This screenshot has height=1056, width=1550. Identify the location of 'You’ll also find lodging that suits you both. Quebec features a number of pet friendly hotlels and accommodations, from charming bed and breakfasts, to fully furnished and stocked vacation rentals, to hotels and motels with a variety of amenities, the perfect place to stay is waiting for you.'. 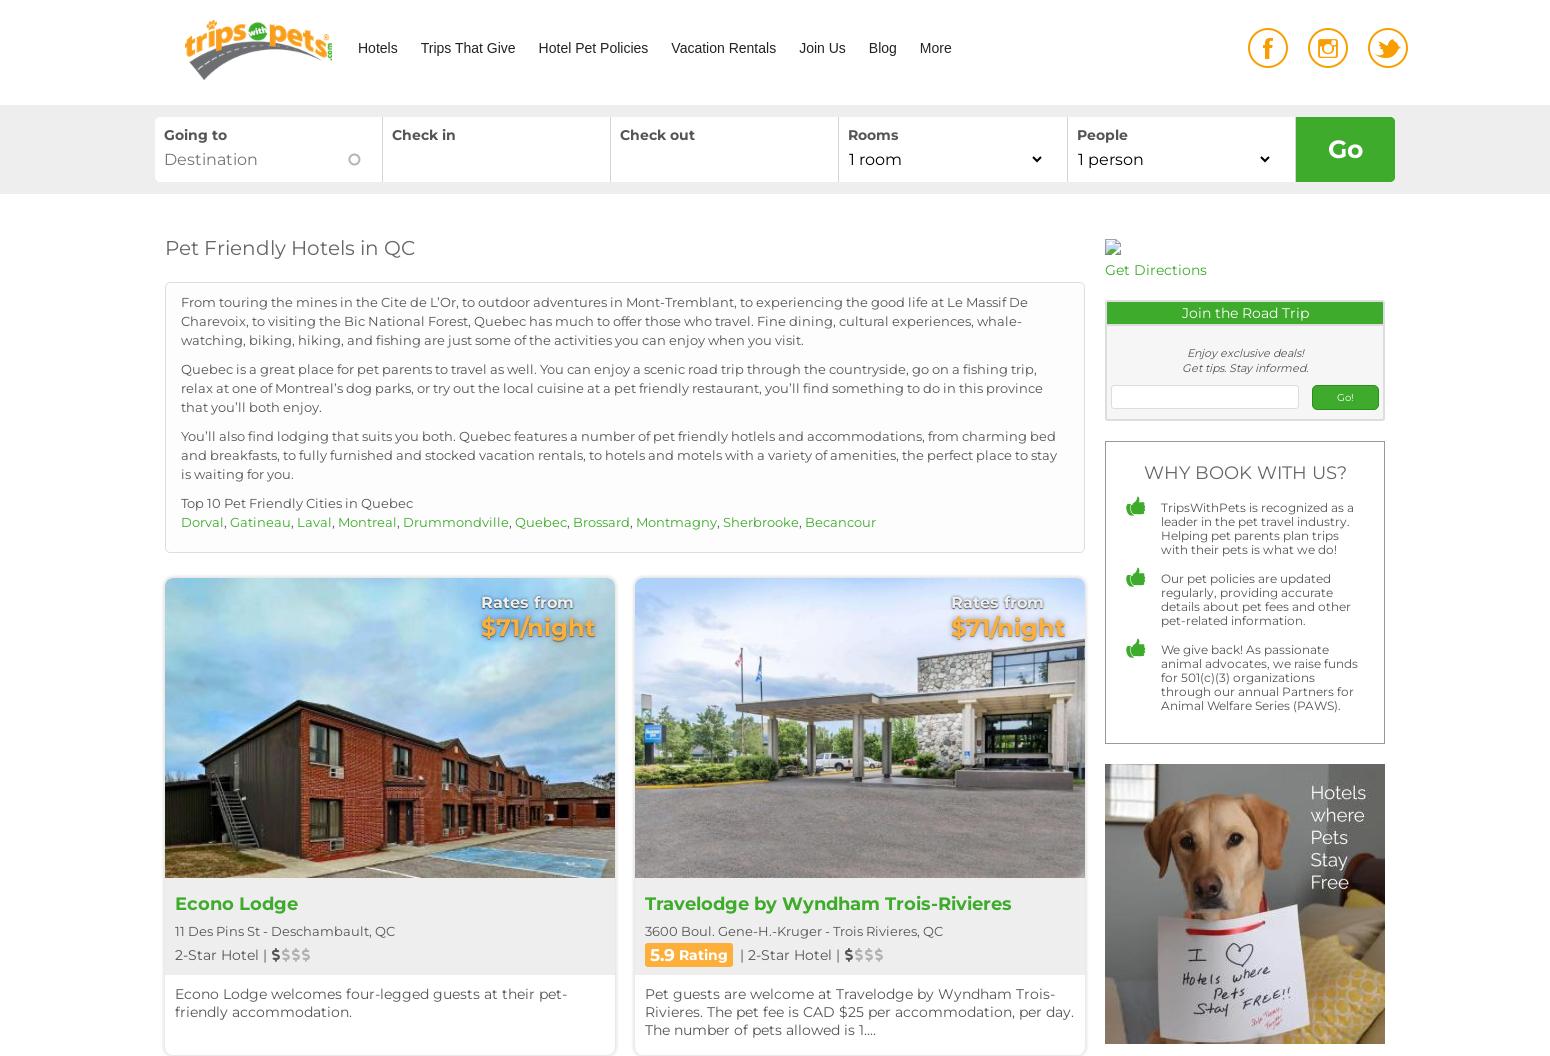
(180, 455).